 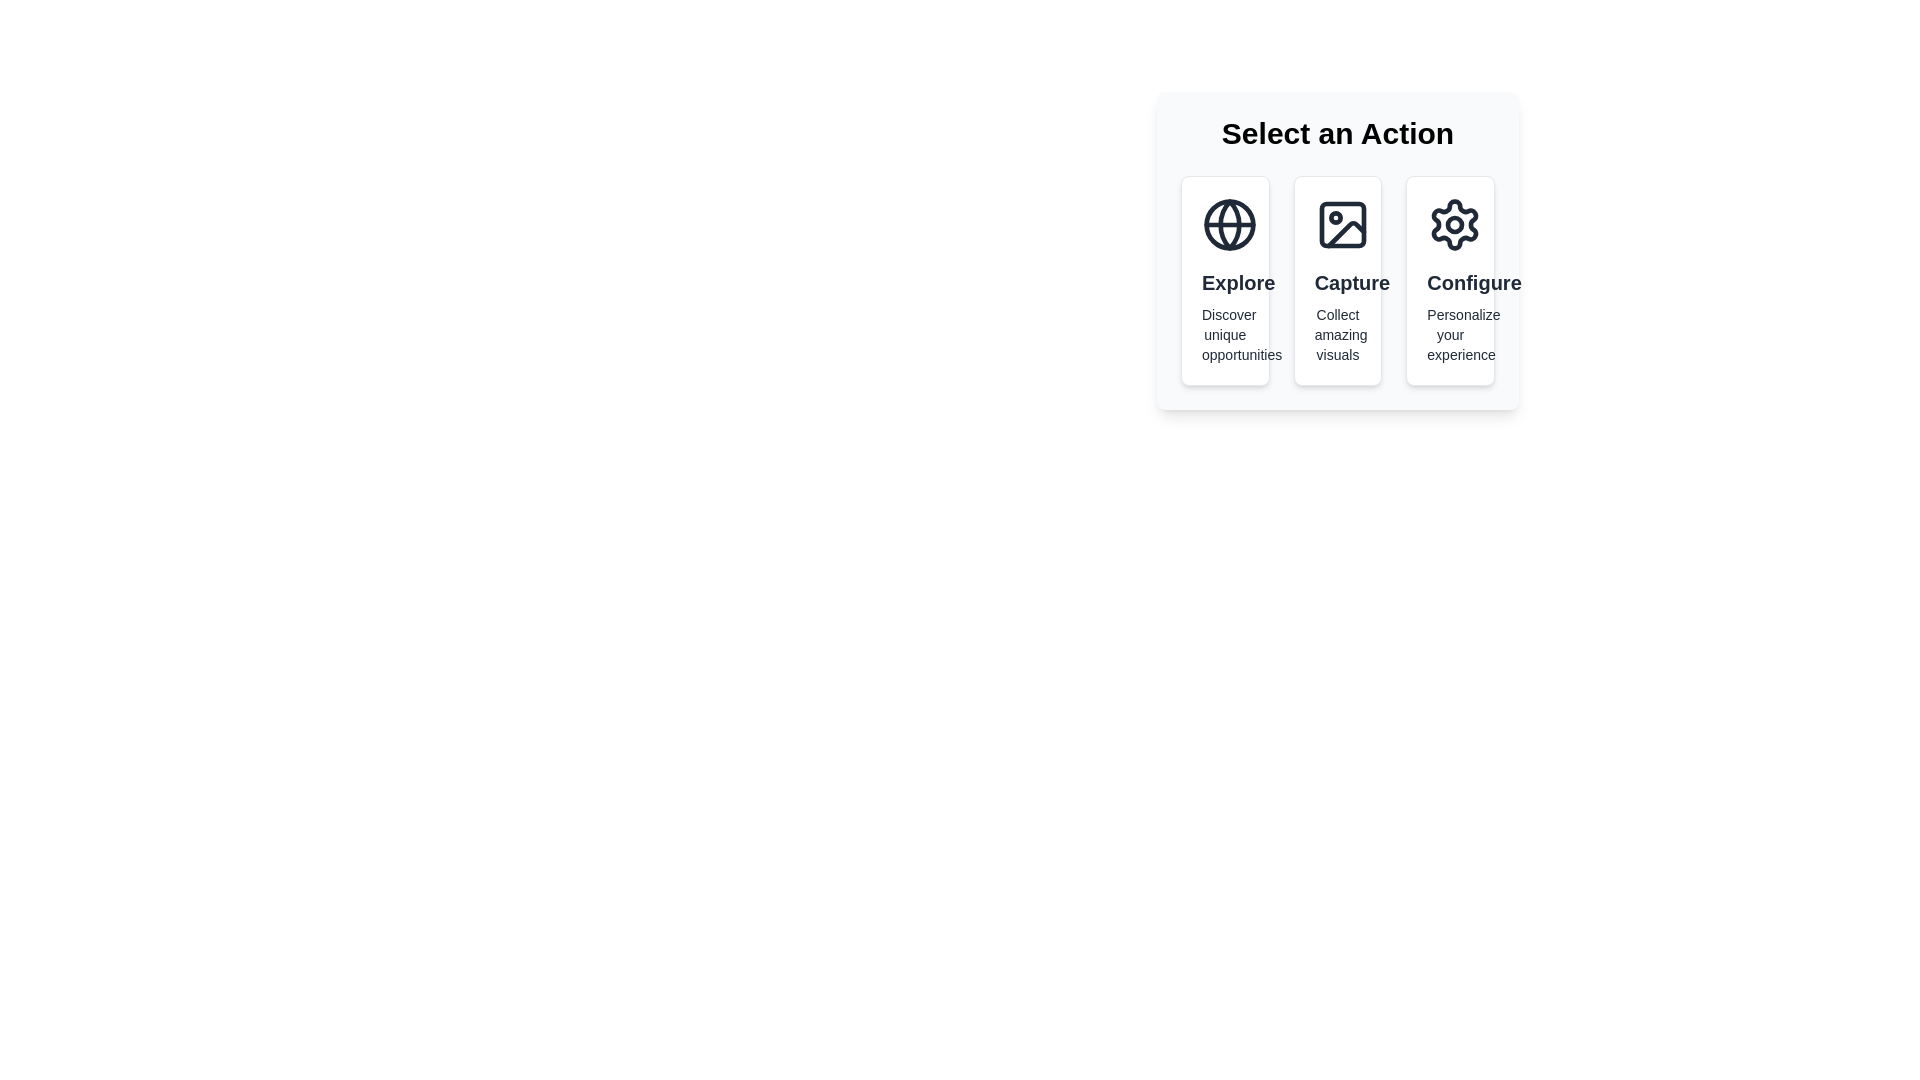 I want to click on the settings icon located in the rightmost position of the 'Configure' option card, which is above the text 'Configure', so click(x=1455, y=224).